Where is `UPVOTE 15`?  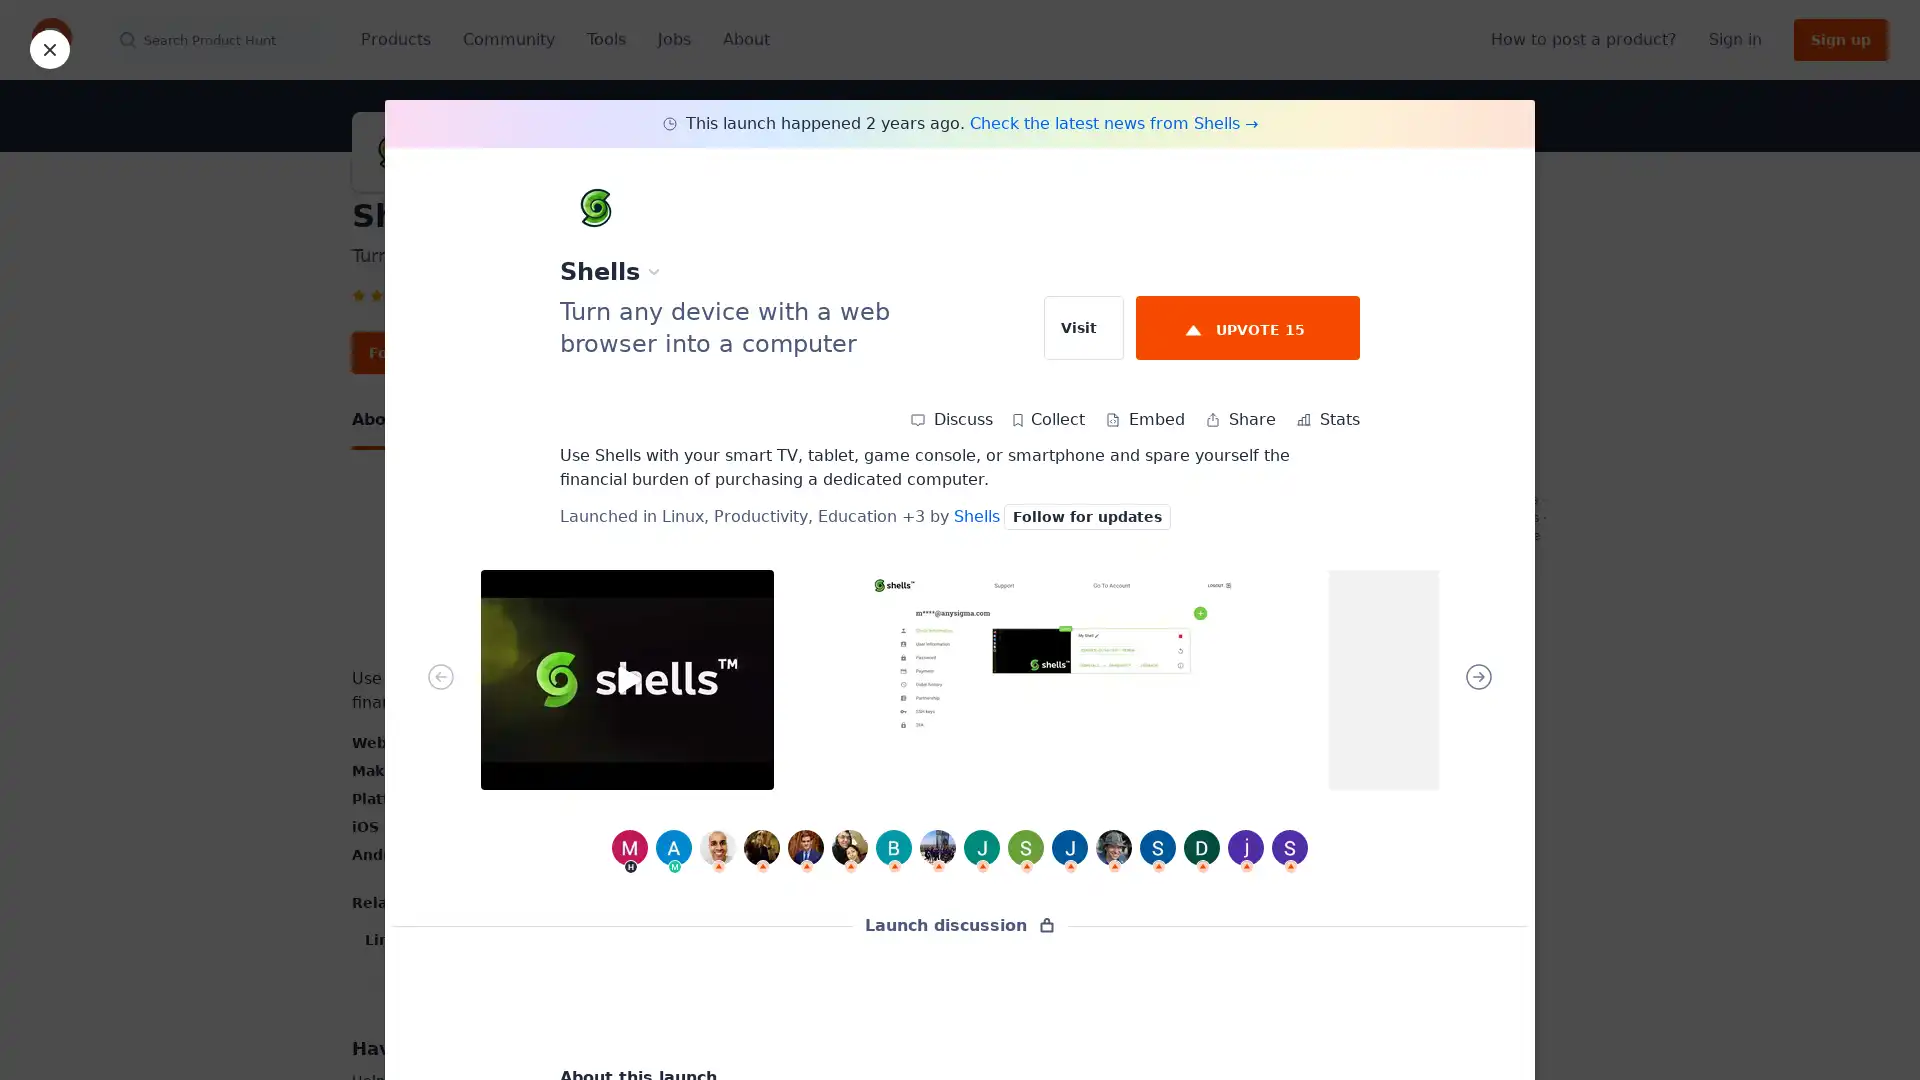
UPVOTE 15 is located at coordinates (1247, 326).